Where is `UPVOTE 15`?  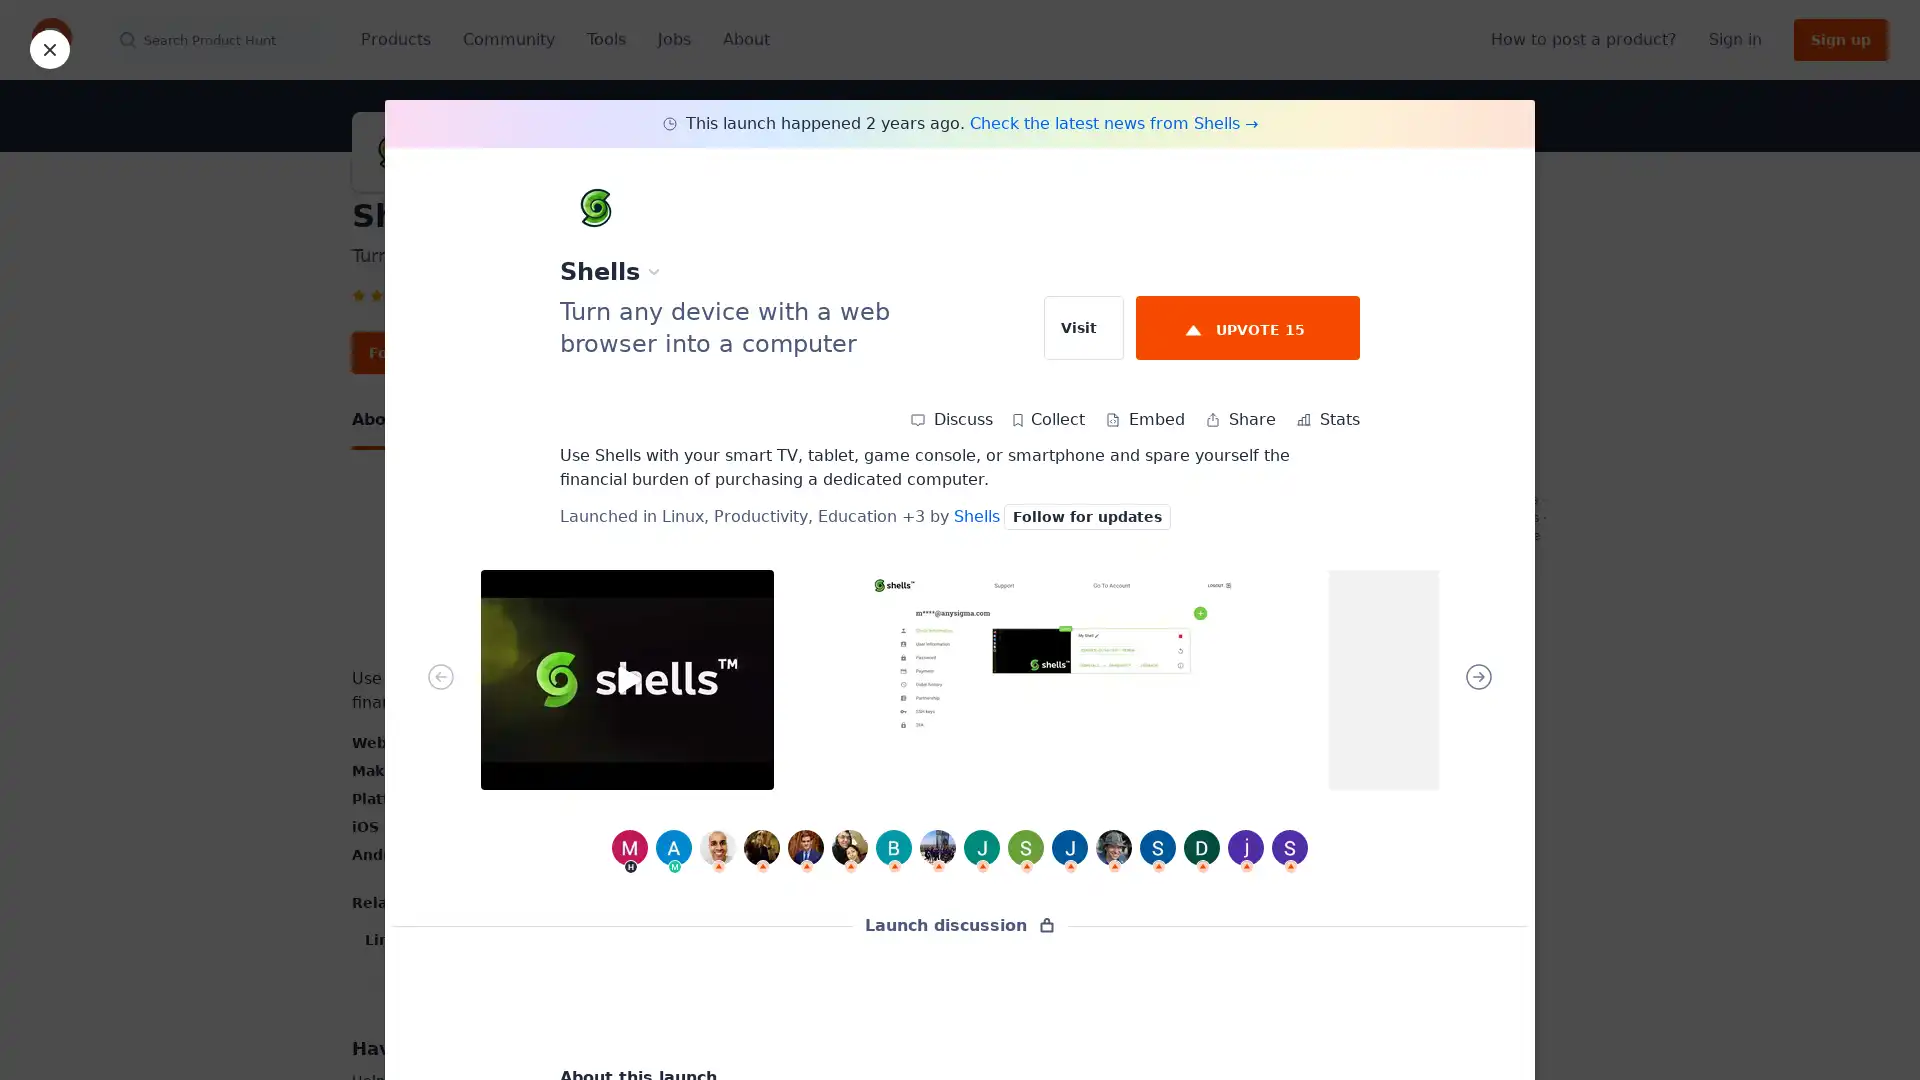
UPVOTE 15 is located at coordinates (1247, 326).